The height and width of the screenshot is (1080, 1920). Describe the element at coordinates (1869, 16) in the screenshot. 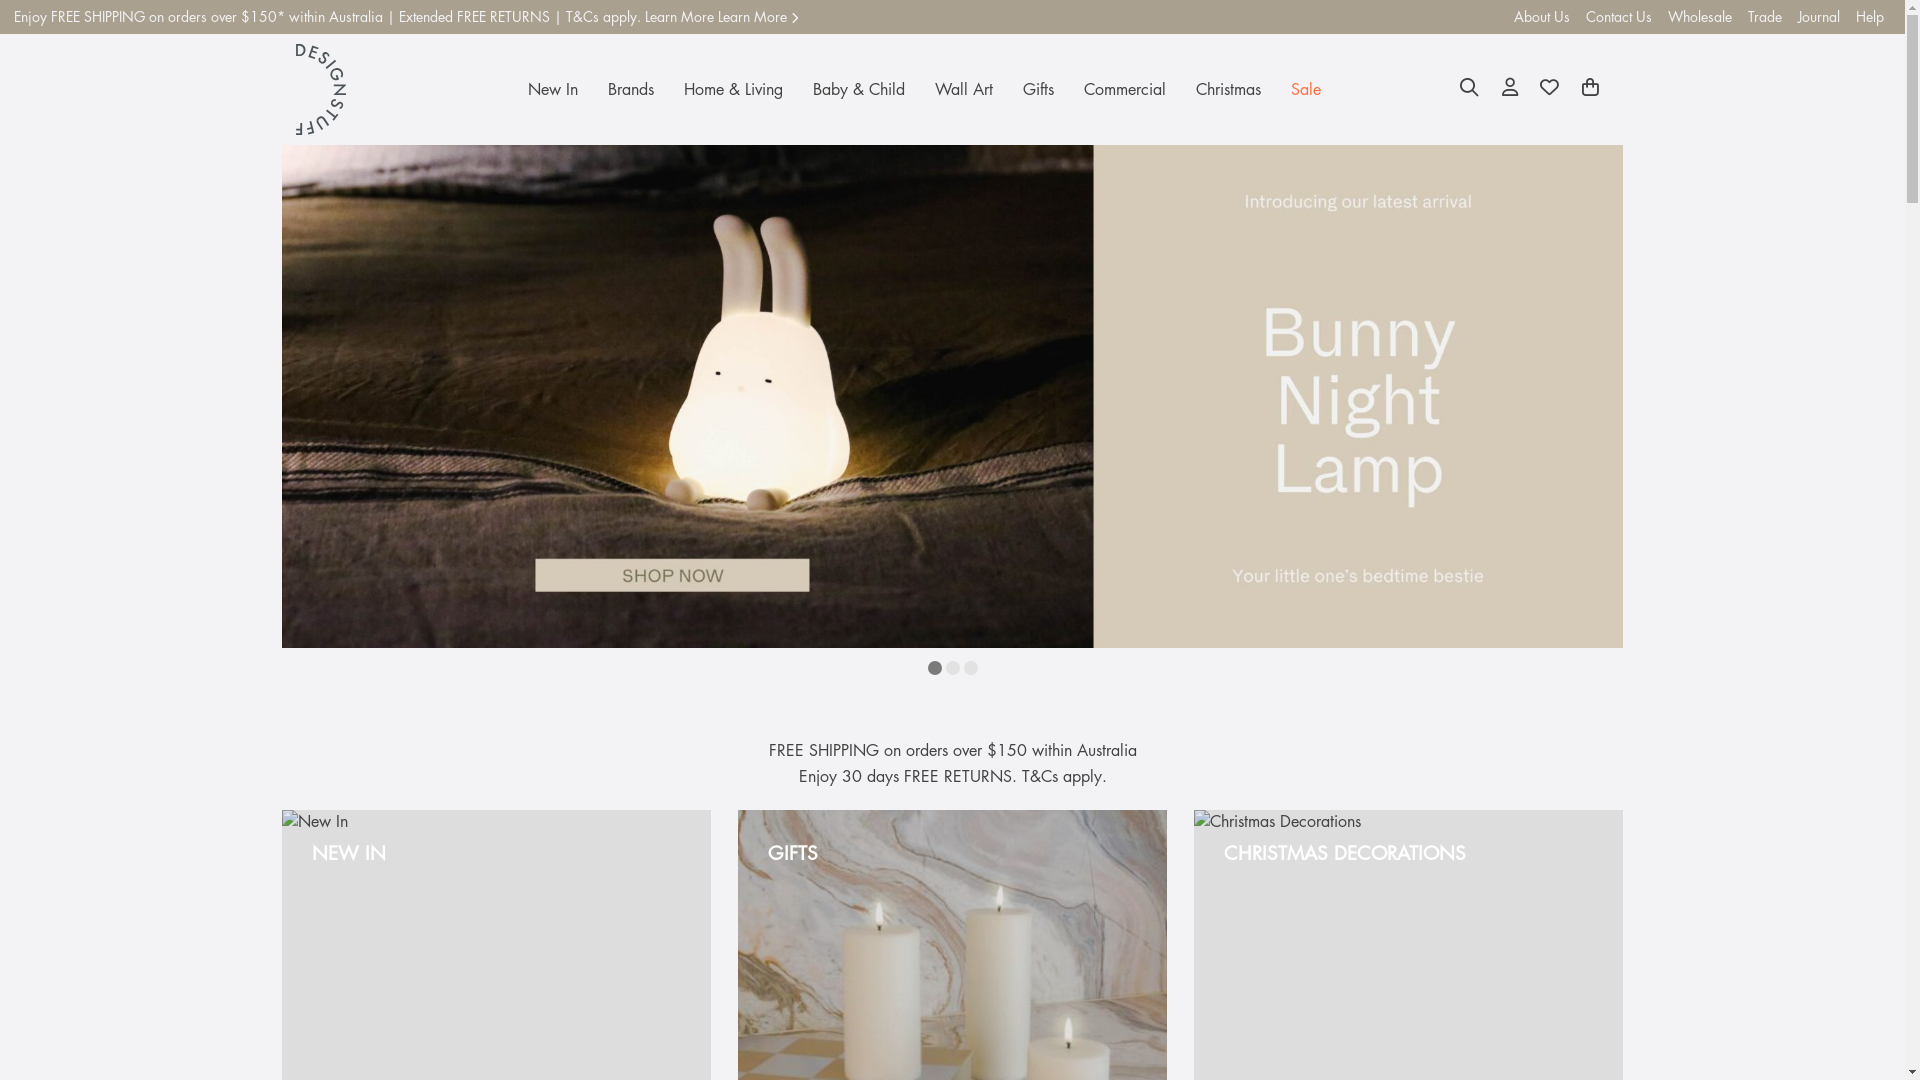

I see `'Help'` at that location.